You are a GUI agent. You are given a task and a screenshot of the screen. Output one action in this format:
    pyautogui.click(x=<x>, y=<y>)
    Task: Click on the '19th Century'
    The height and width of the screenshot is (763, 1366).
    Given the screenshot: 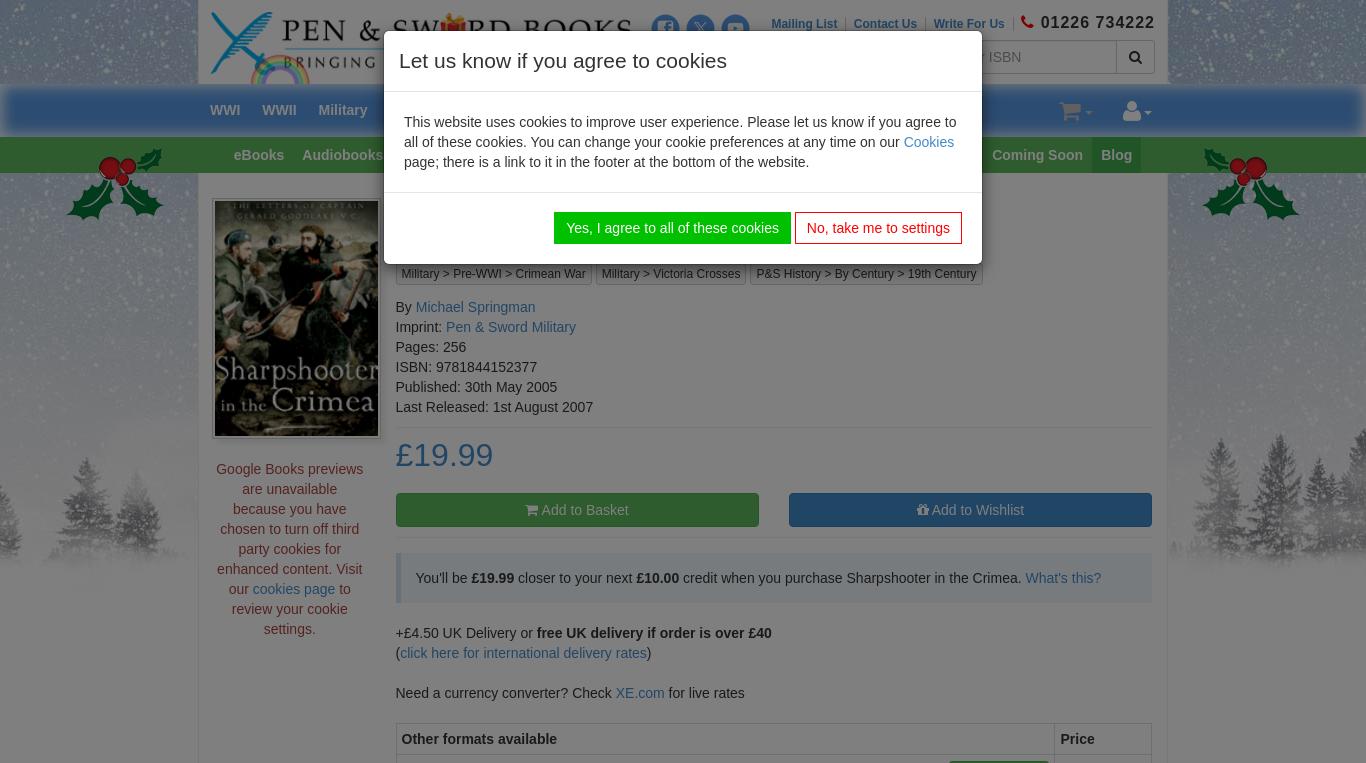 What is the action you would take?
    pyautogui.click(x=941, y=272)
    